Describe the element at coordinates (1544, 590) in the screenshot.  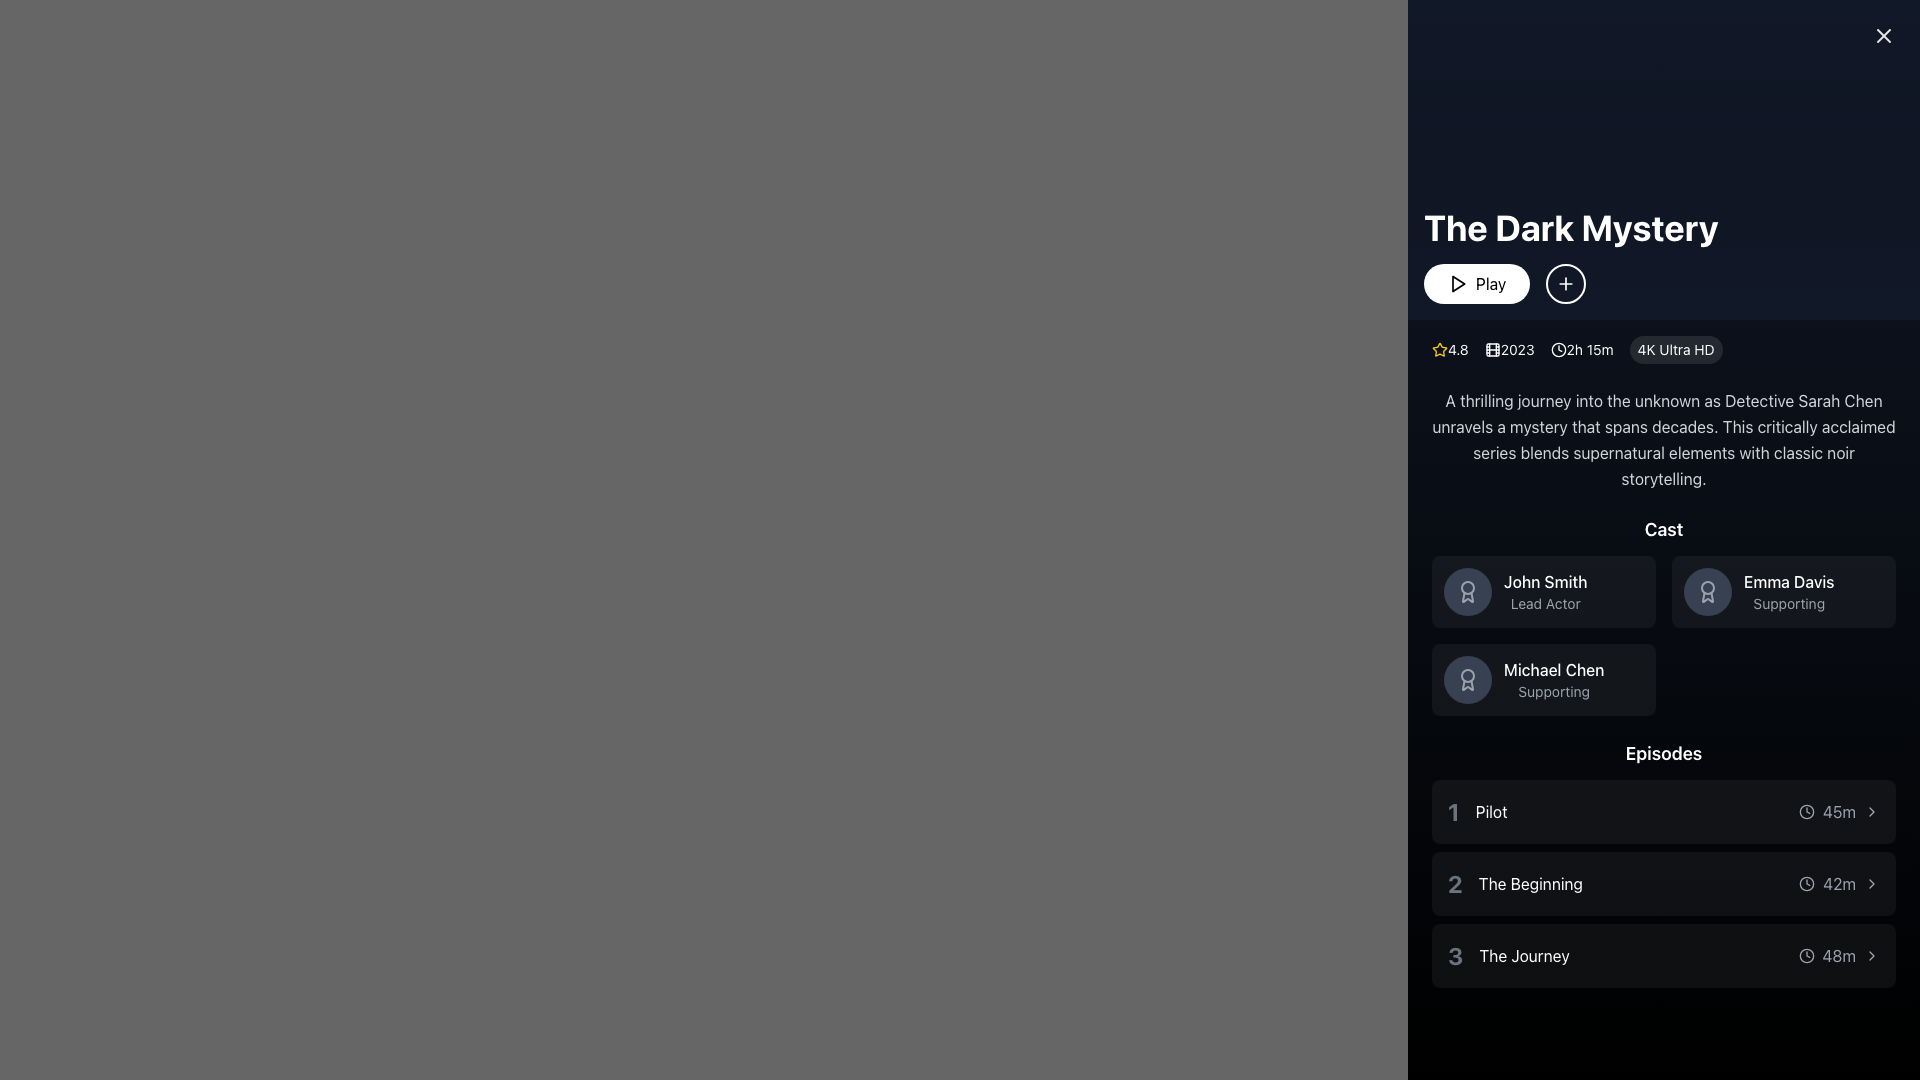
I see `the text and informational label for the cast member located in the first position of the 'Cast' section, right next to the circular thumbnail icon` at that location.